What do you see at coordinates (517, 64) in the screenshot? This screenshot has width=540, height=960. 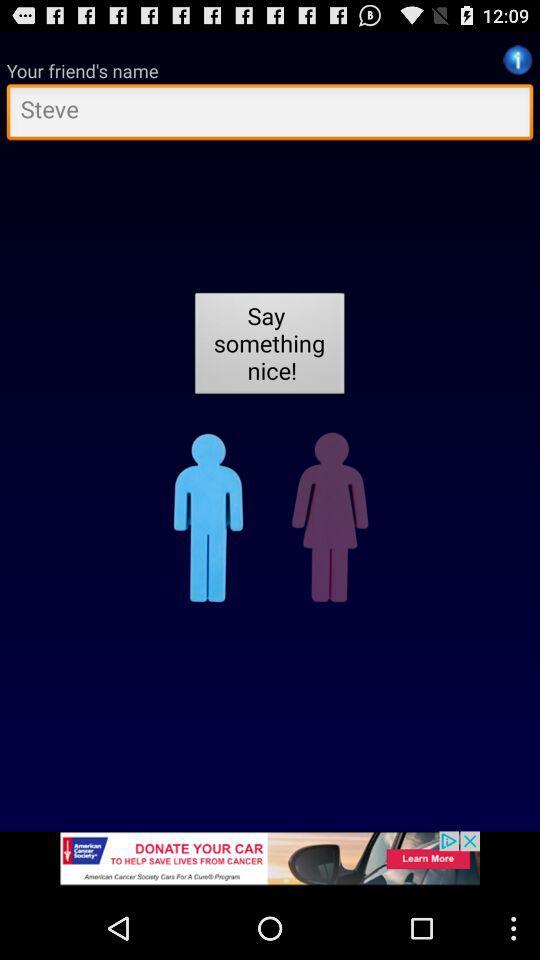 I see `the info icon` at bounding box center [517, 64].